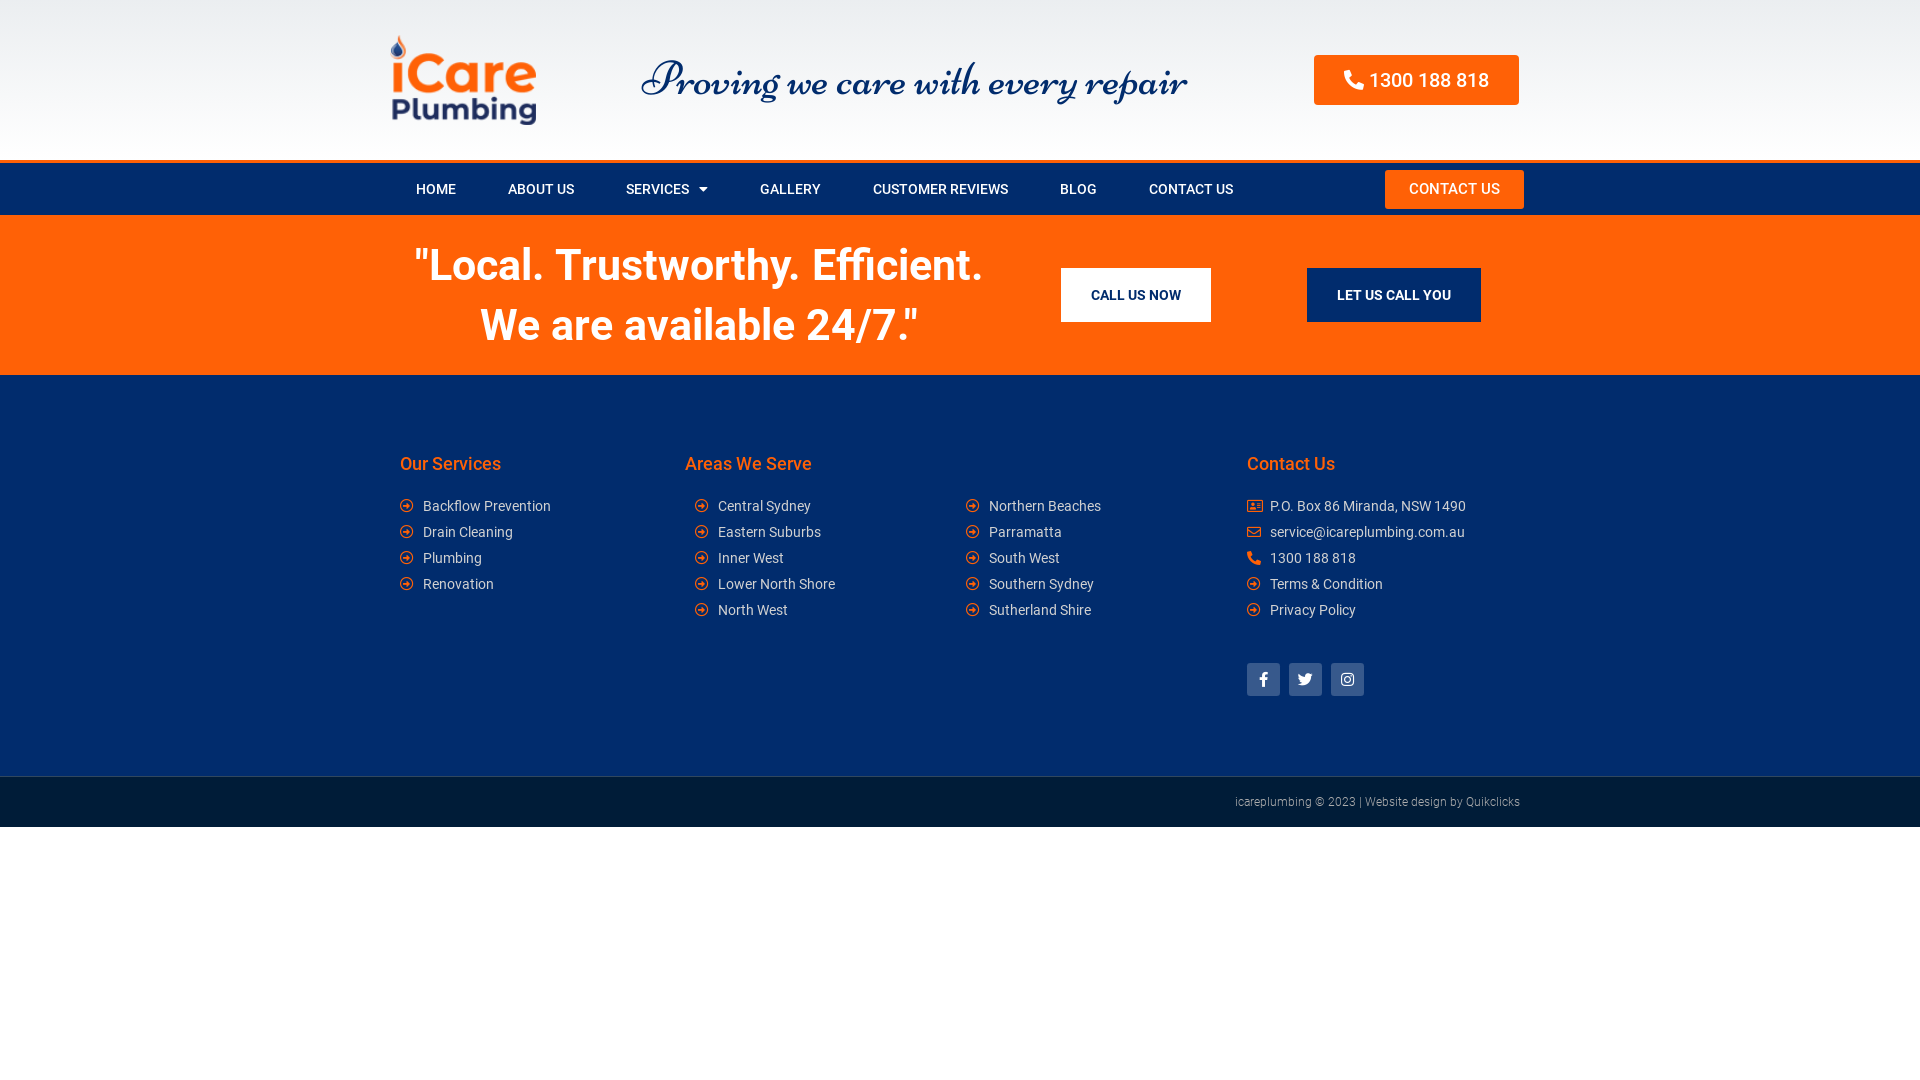  Describe the element at coordinates (1090, 504) in the screenshot. I see `'Northern Beaches'` at that location.